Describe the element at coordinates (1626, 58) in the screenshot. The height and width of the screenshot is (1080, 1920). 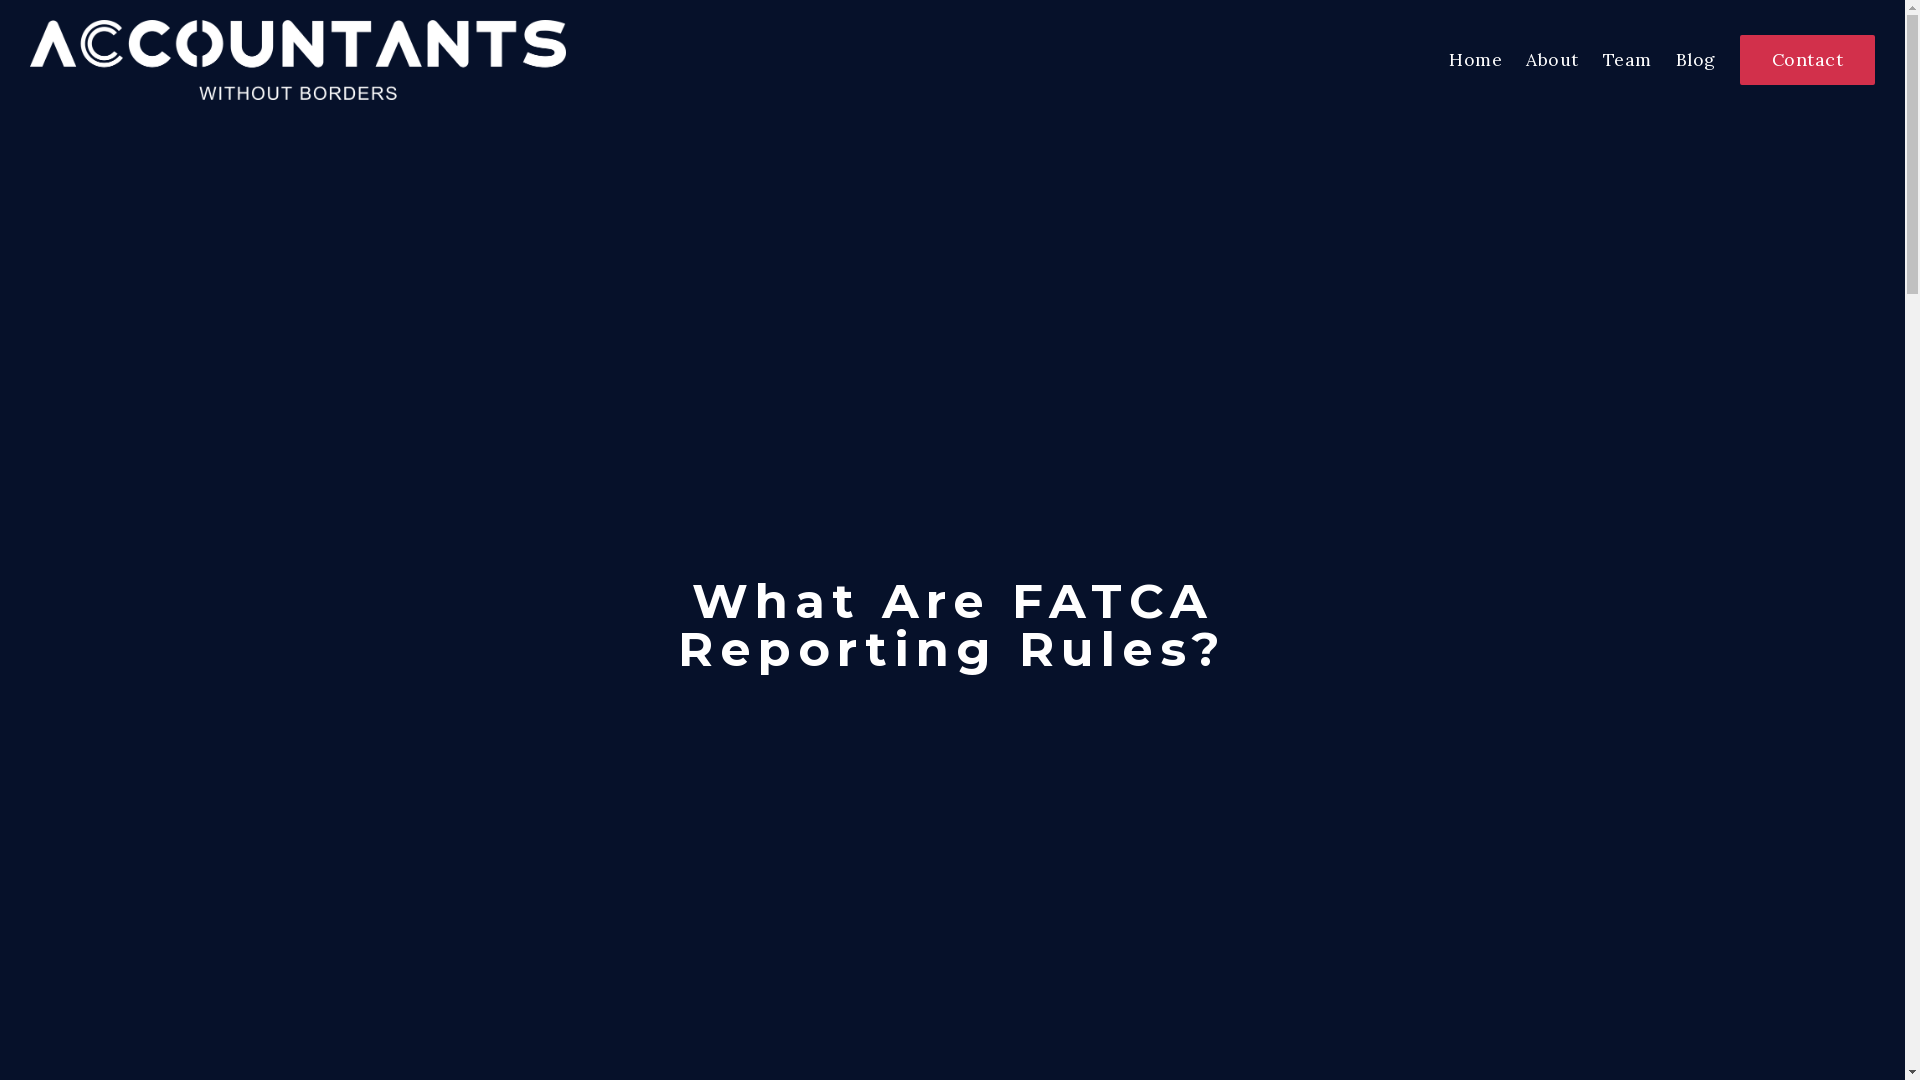
I see `'Team'` at that location.